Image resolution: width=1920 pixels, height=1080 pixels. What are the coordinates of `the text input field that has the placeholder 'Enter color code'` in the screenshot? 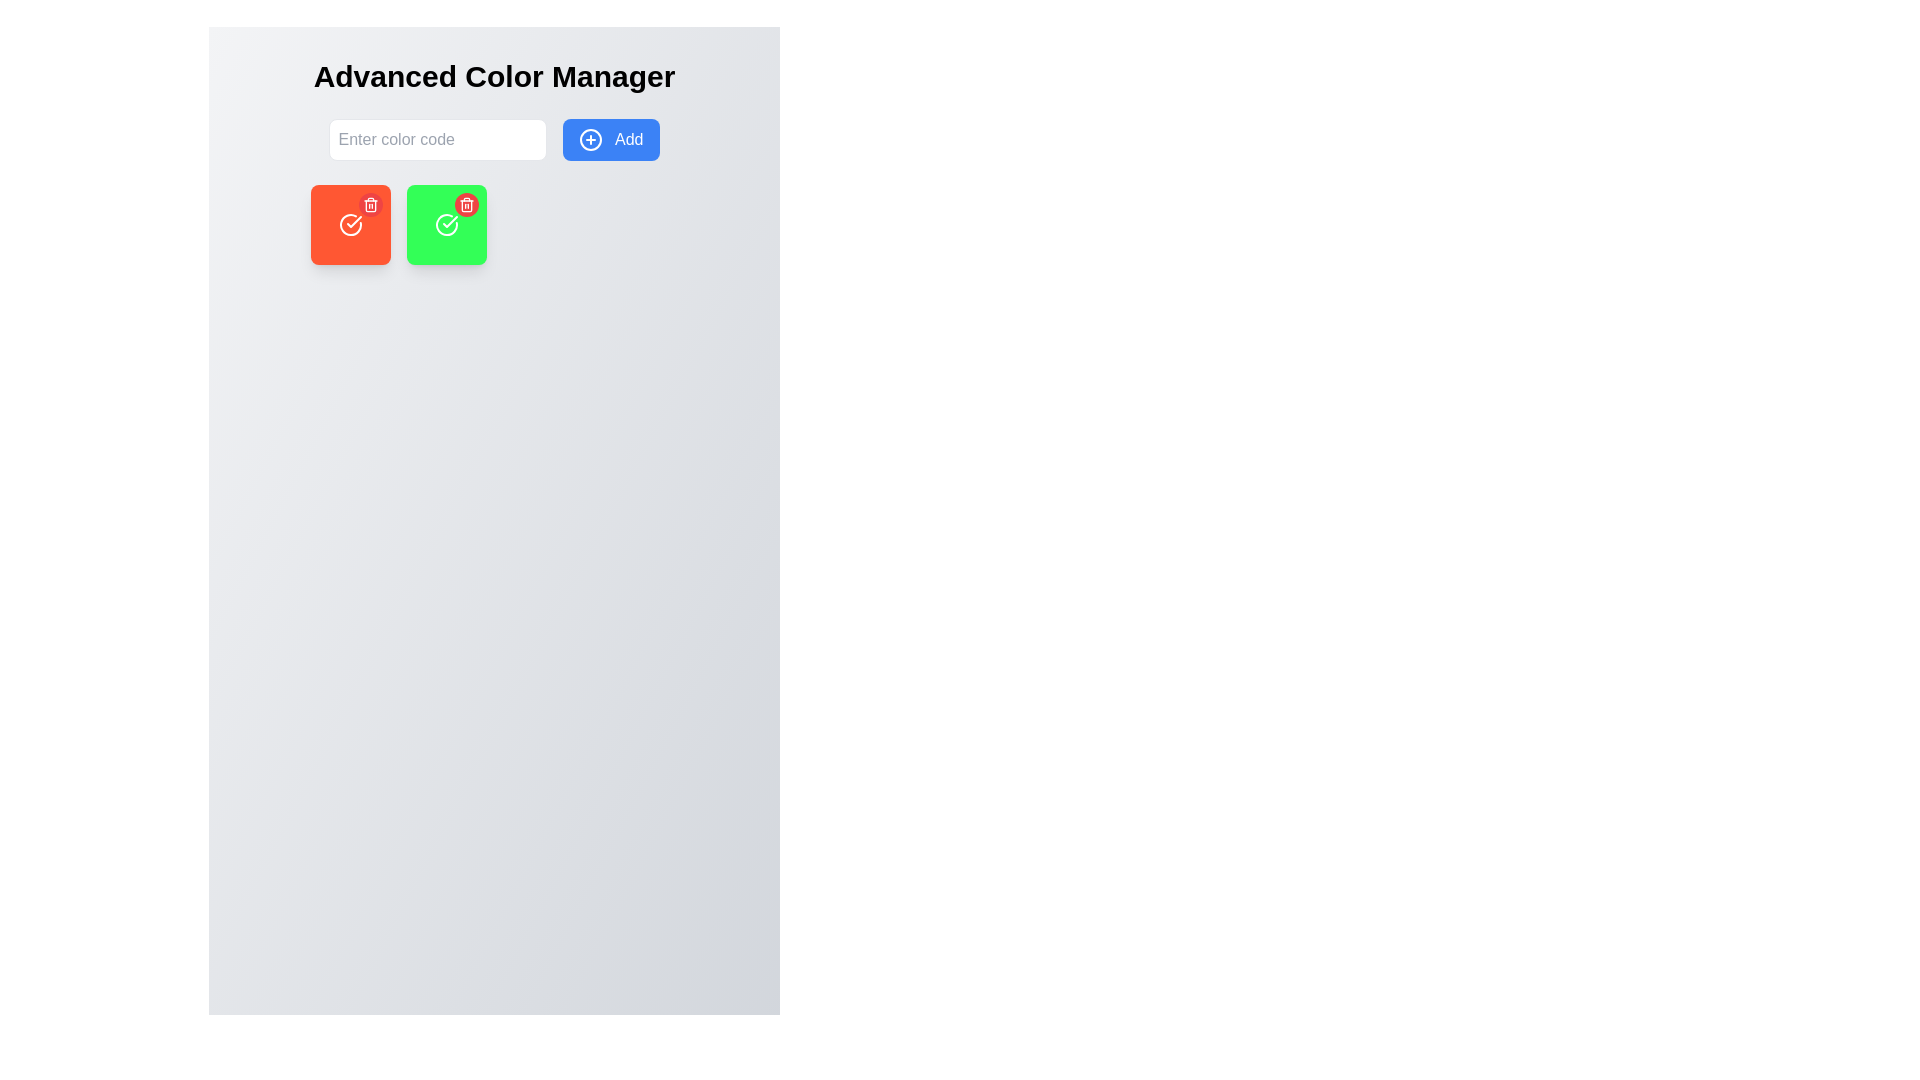 It's located at (437, 138).